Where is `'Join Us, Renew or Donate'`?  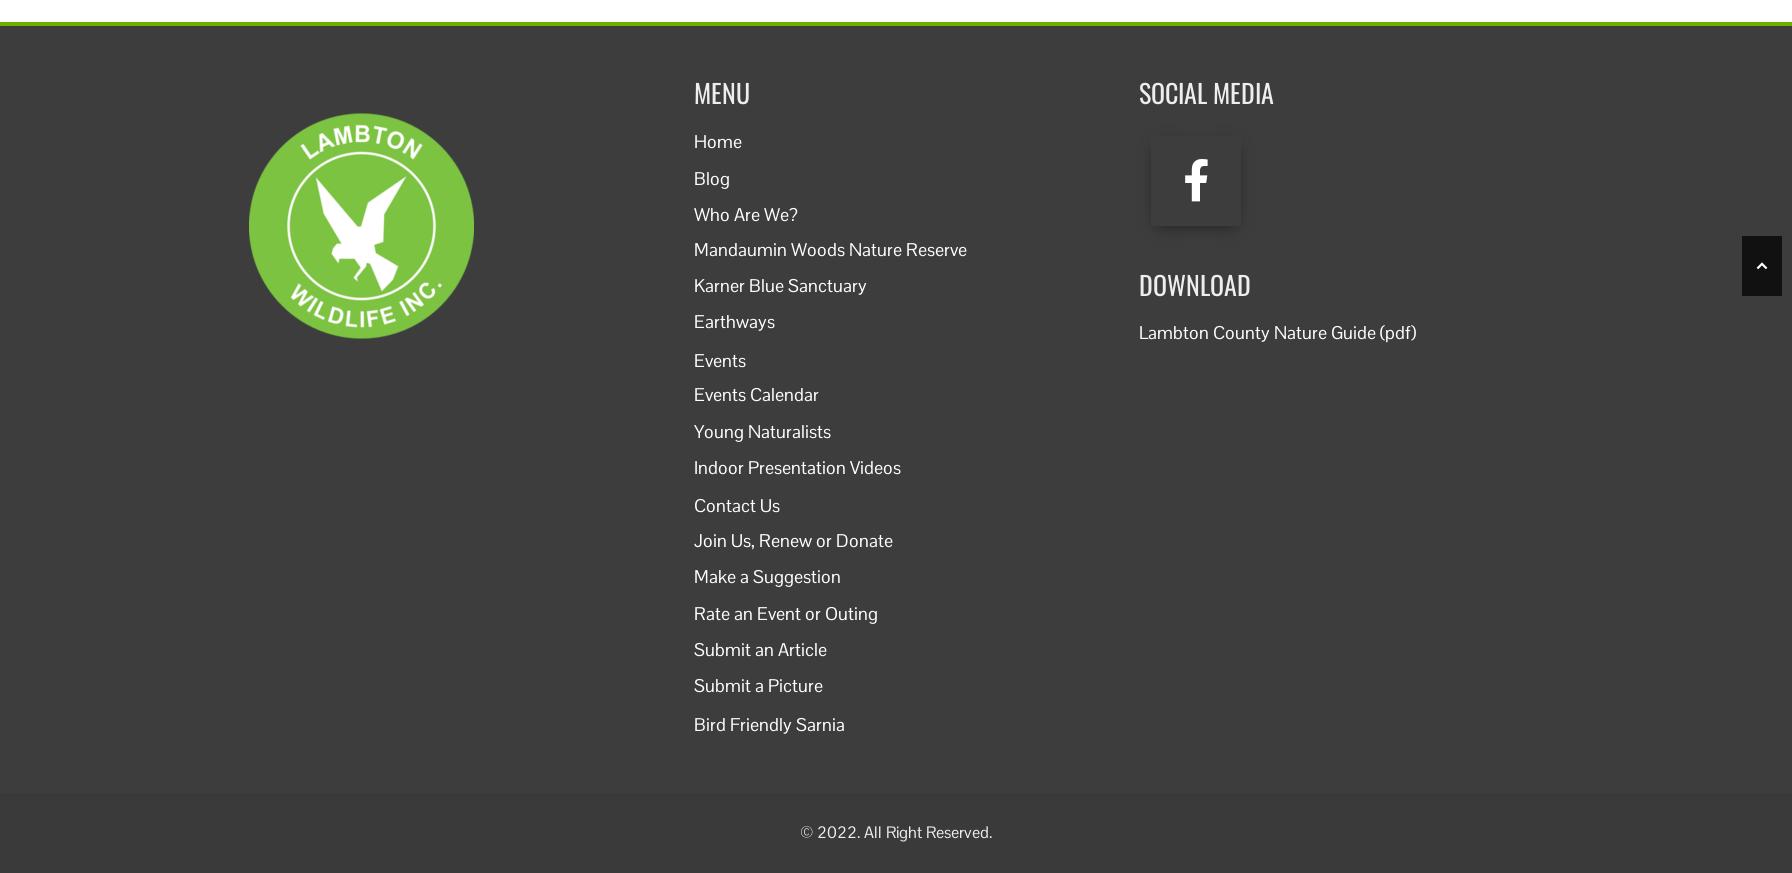 'Join Us, Renew or Donate' is located at coordinates (694, 538).